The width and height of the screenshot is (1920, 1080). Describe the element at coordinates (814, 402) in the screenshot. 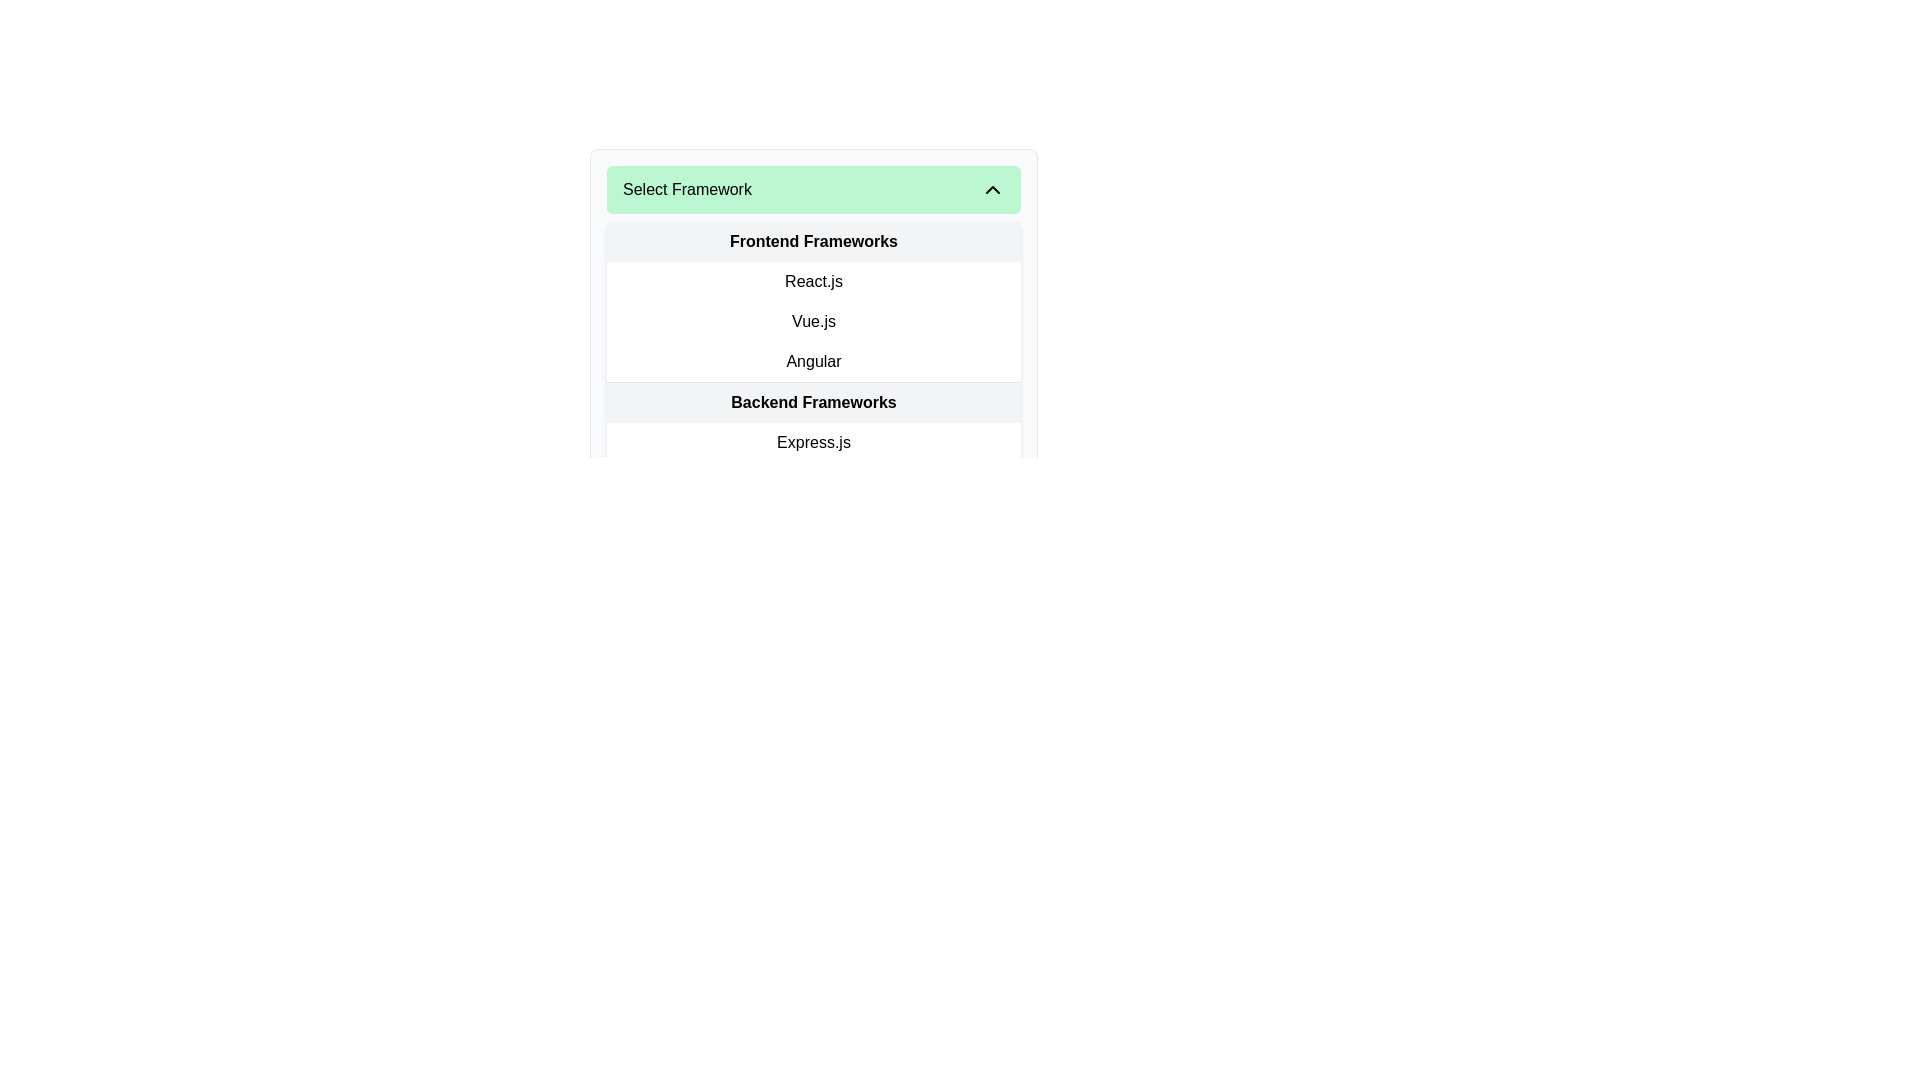

I see `the 'Backend Frameworks' label, which is a horizontal separator with bold black text on a light gray background, located below 'Frontend Frameworks' and above the options like 'Express.js'` at that location.